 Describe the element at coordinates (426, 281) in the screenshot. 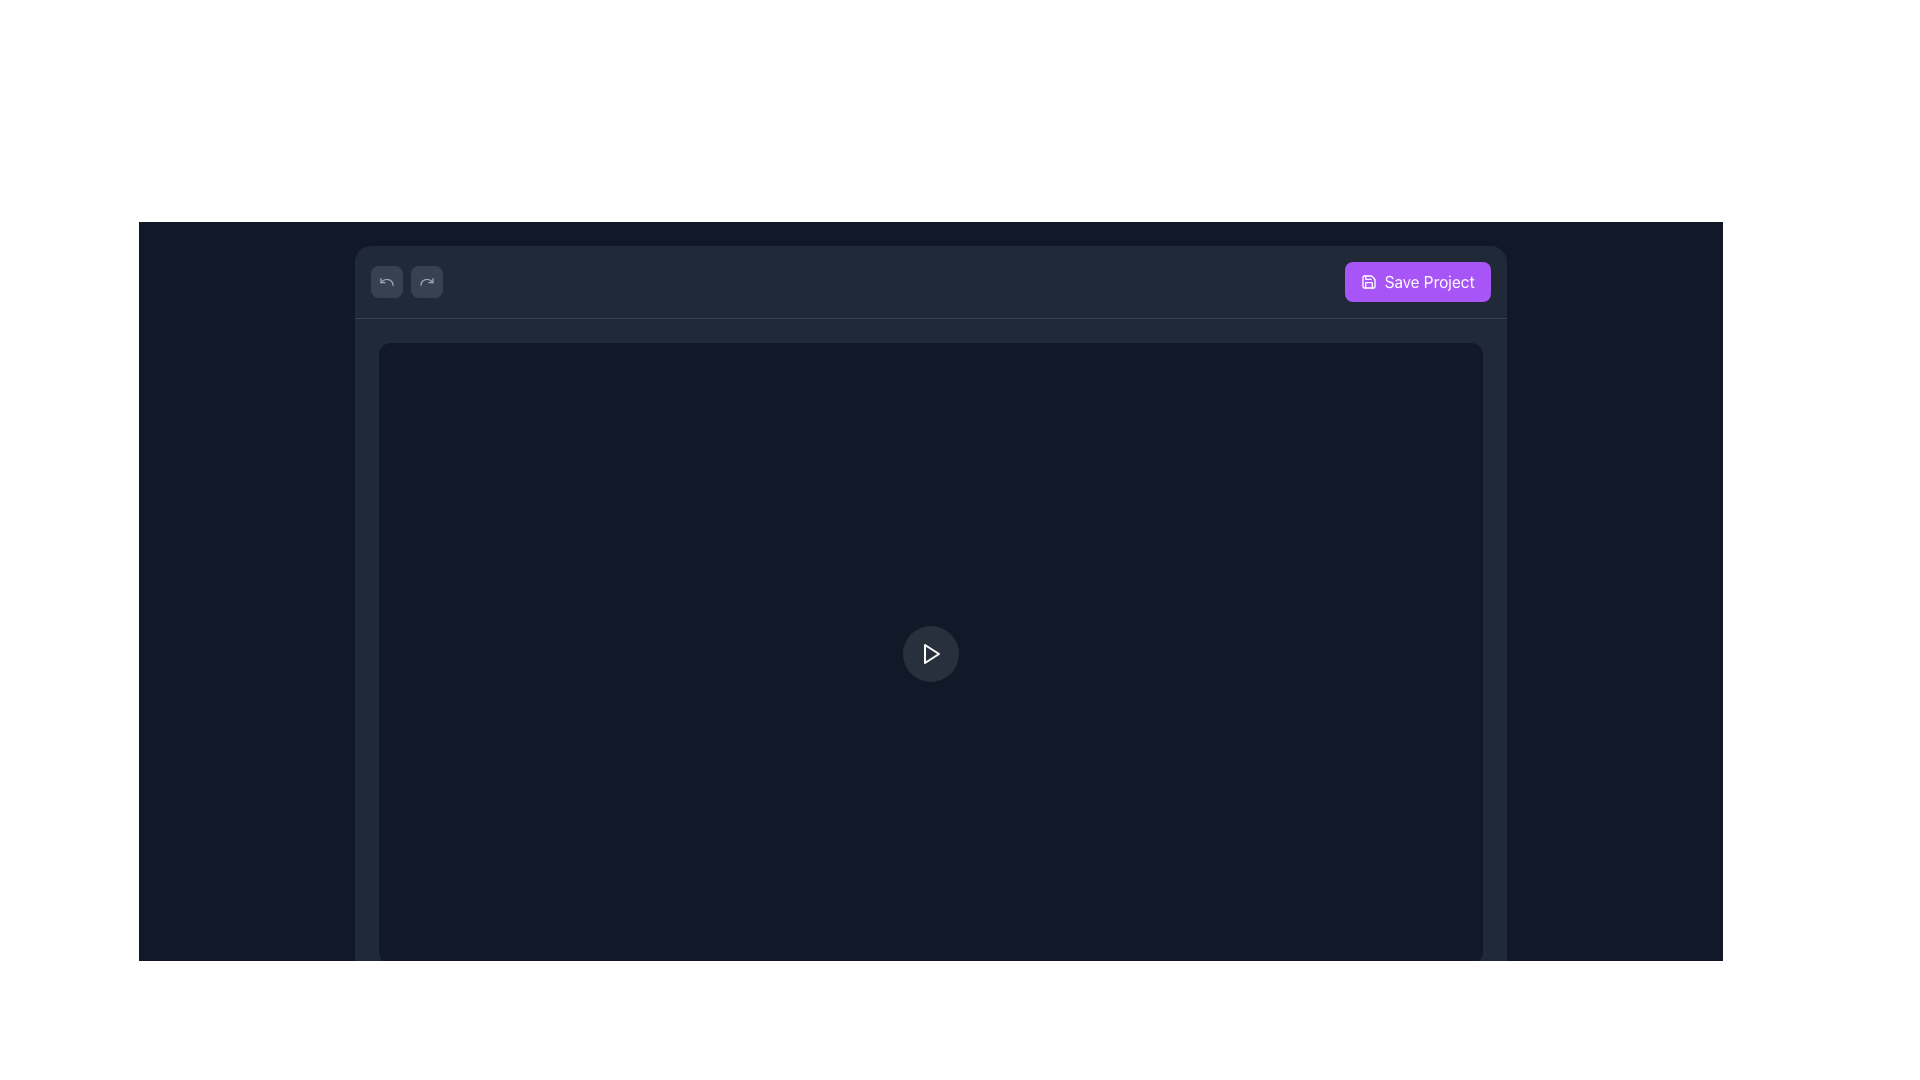

I see `the redo arrow icon, which is styled with a thin stroke and rounded edges, located in the top-left portion of the interface, adjacent to the undo icon` at that location.